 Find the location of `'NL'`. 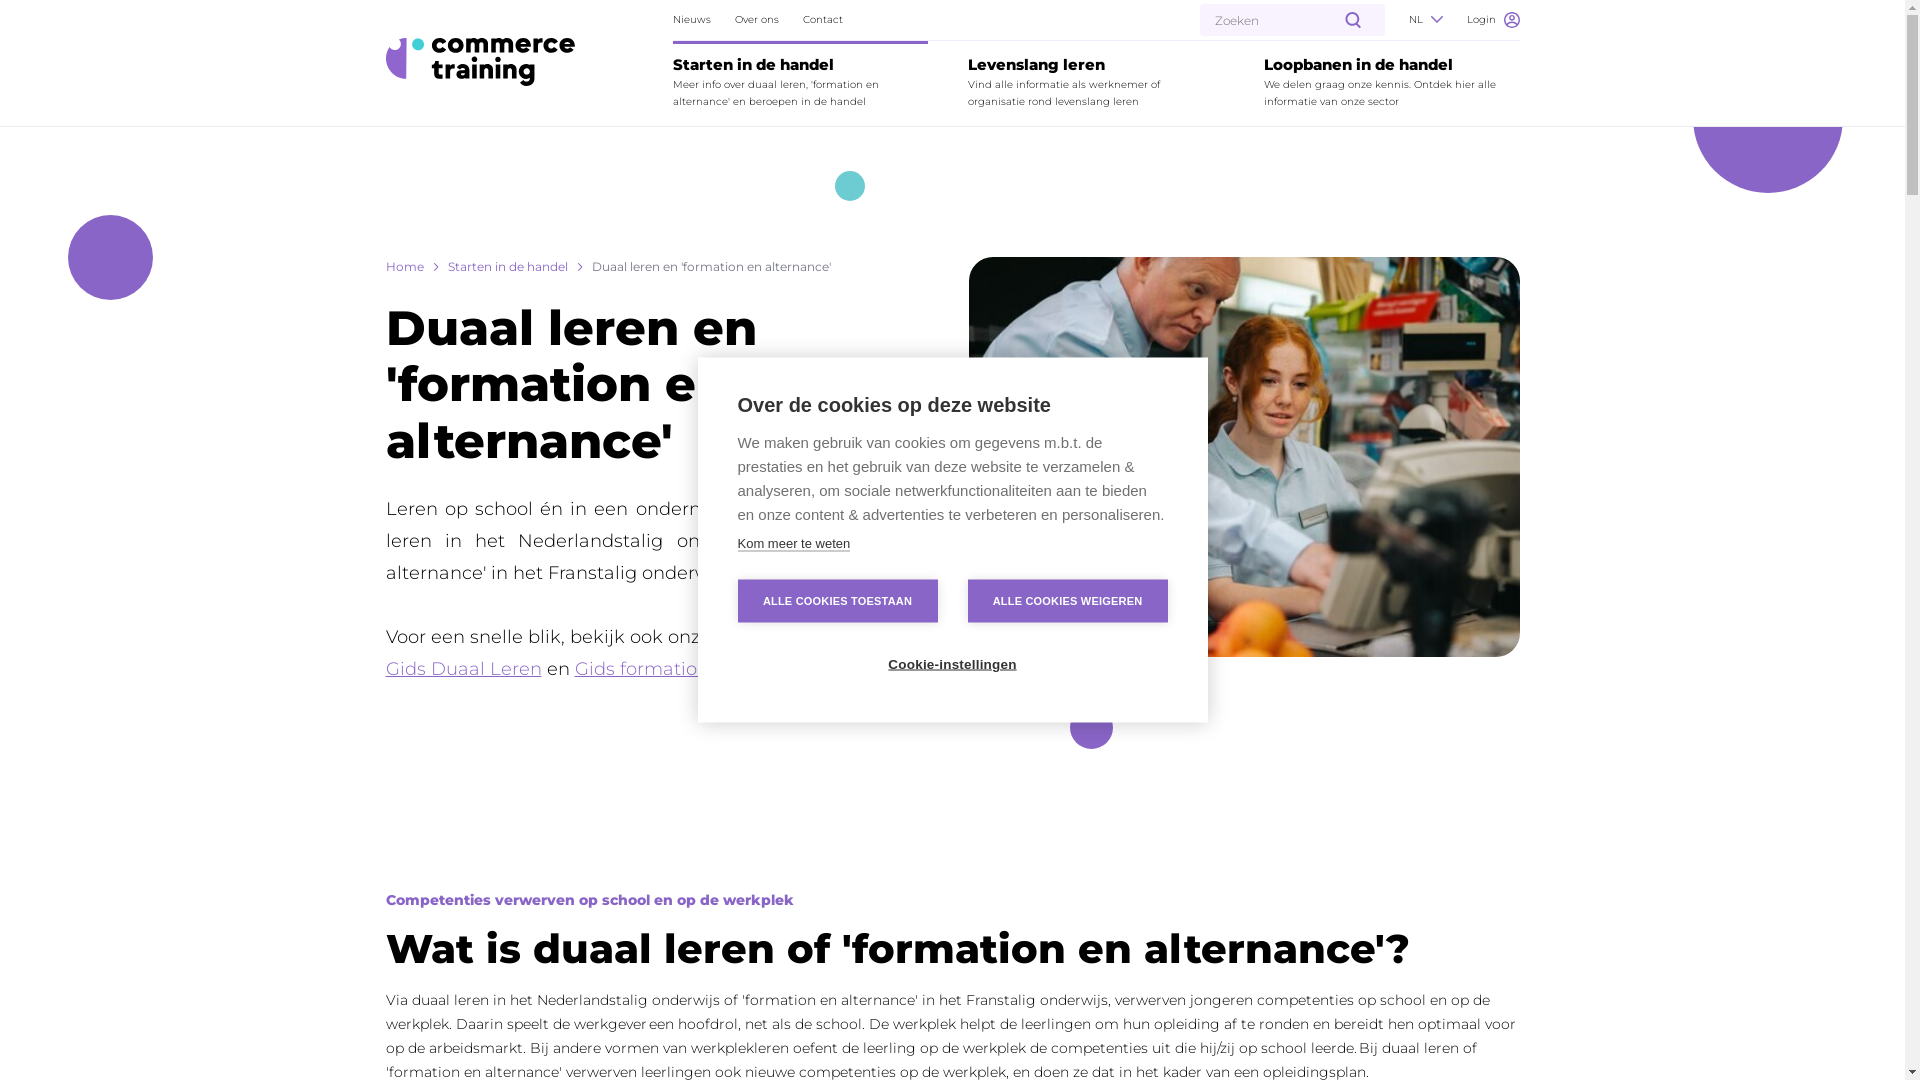

'NL' is located at coordinates (1424, 19).